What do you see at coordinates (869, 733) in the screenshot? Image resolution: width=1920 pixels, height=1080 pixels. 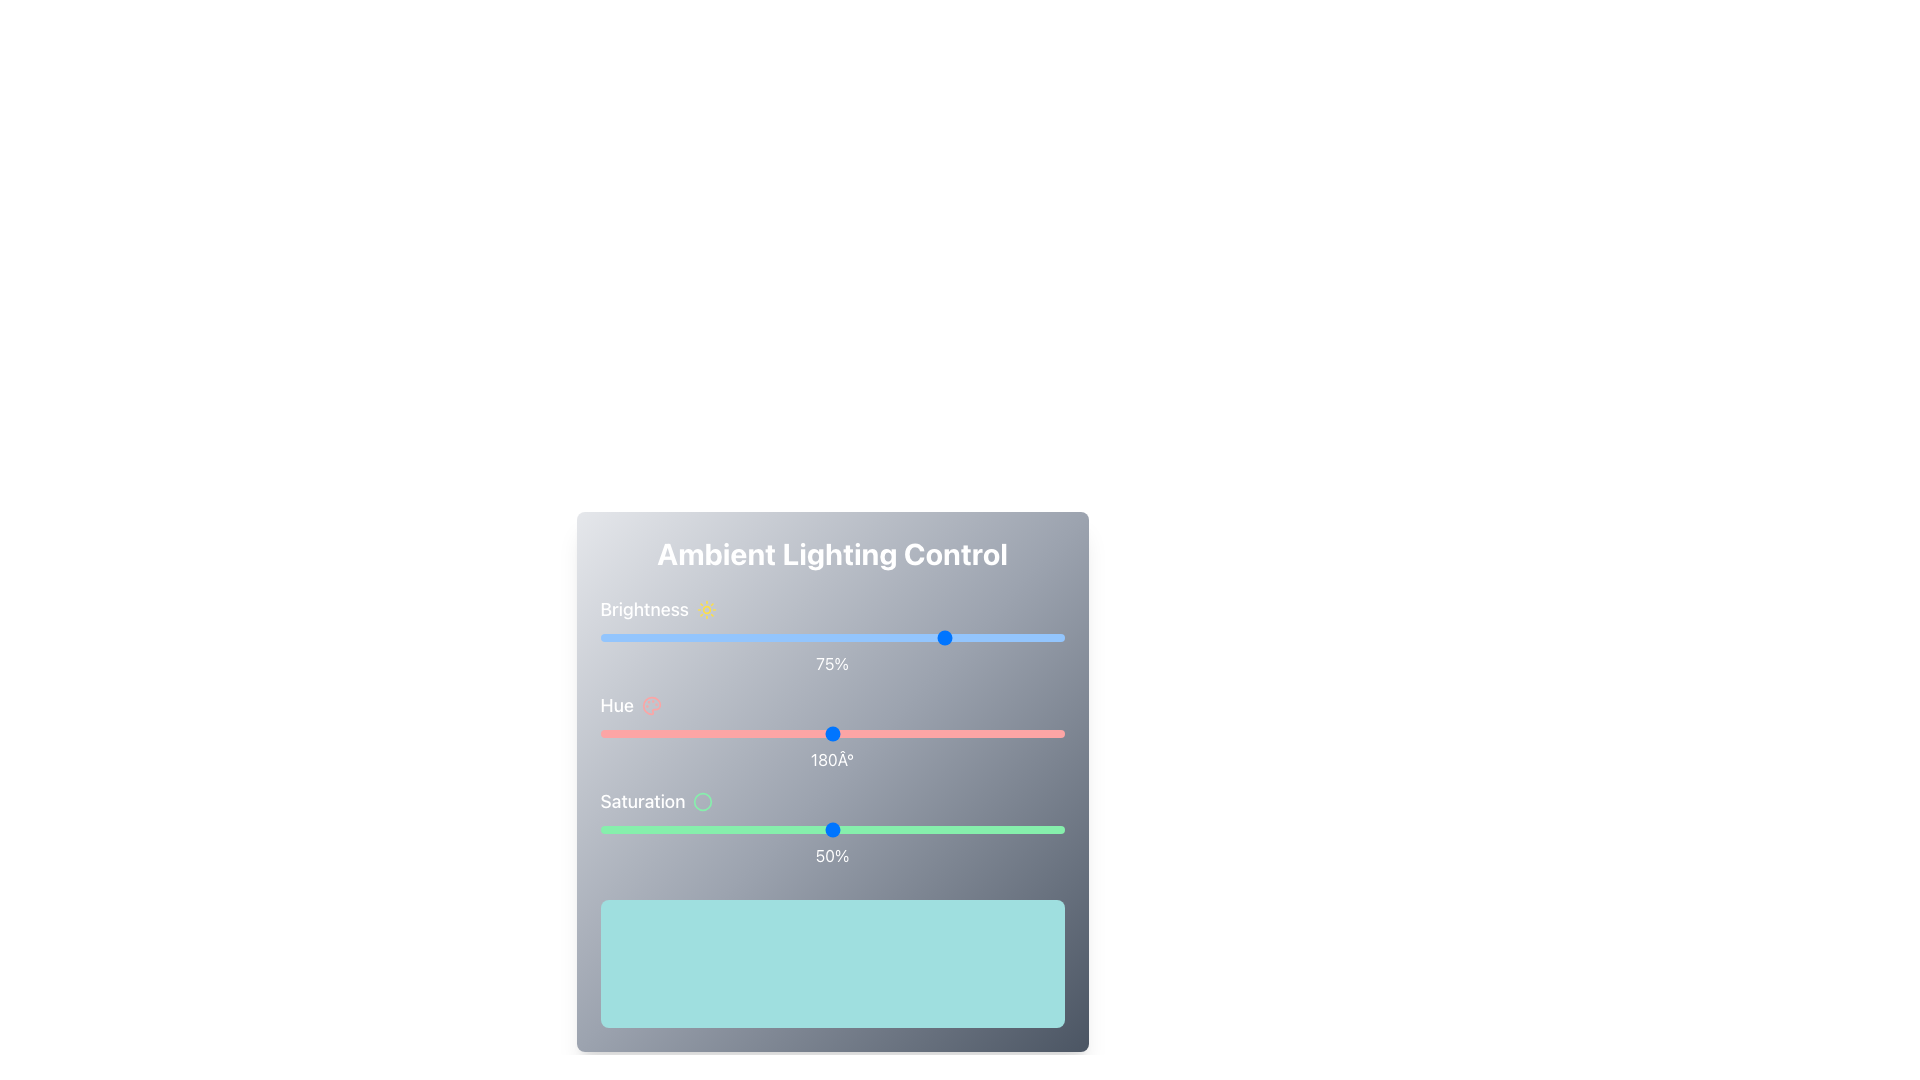 I see `the hue value` at bounding box center [869, 733].